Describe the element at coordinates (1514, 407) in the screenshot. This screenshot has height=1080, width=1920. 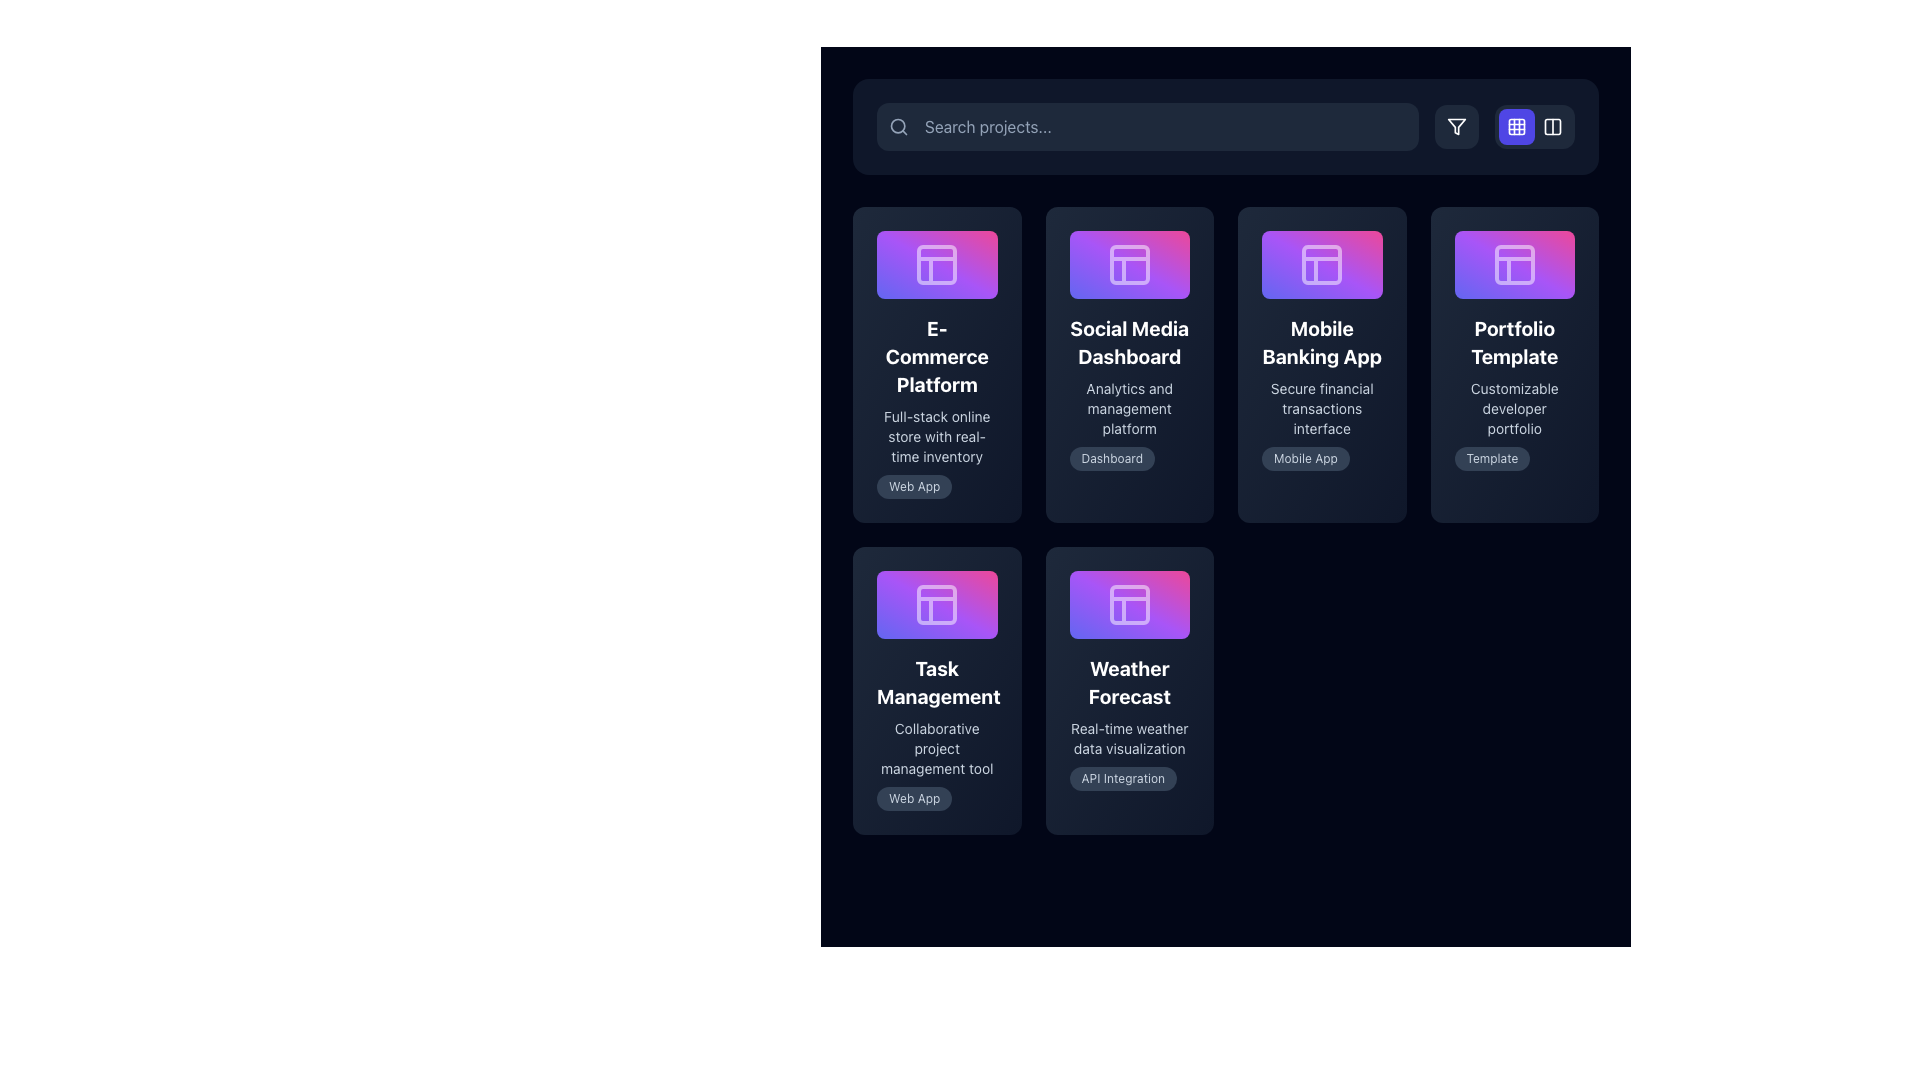
I see `the text label displaying 'Customizable developer portfolio'` at that location.